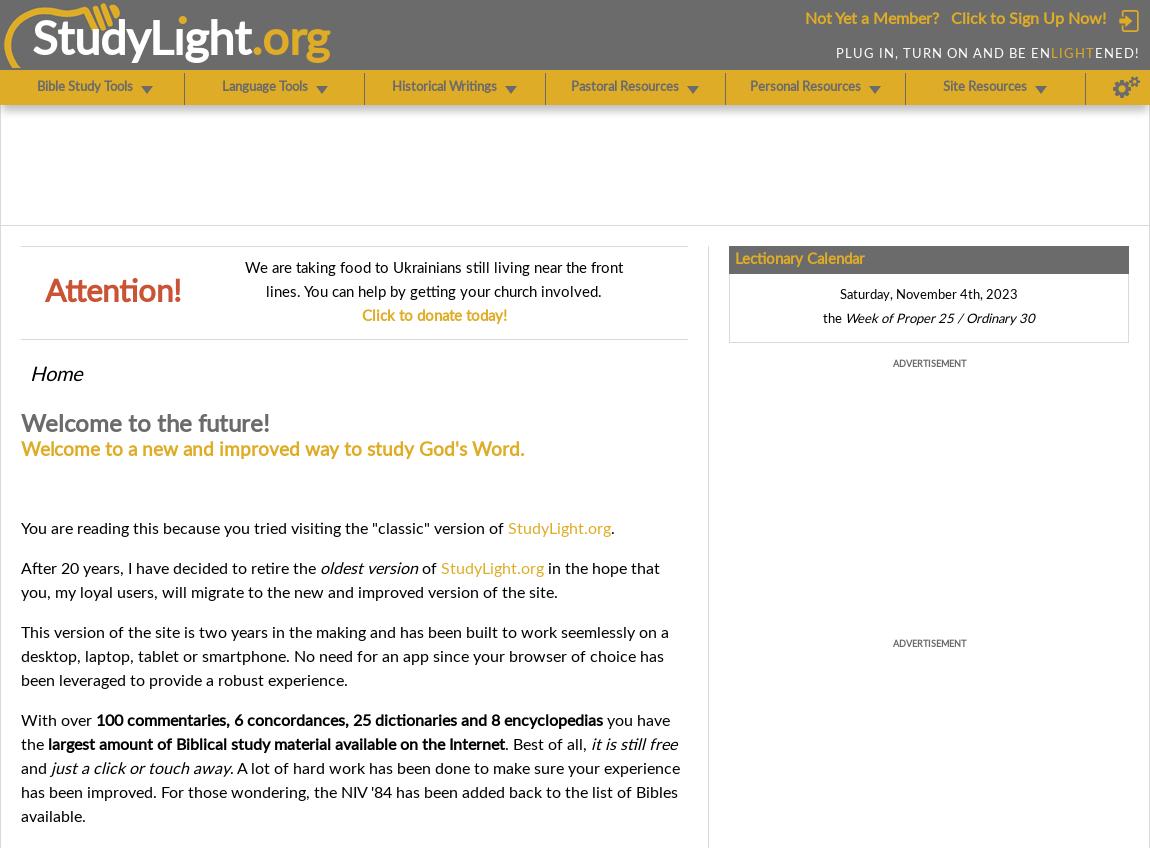 The width and height of the screenshot is (1150, 848). I want to click on 'uage Tools', so click(276, 87).